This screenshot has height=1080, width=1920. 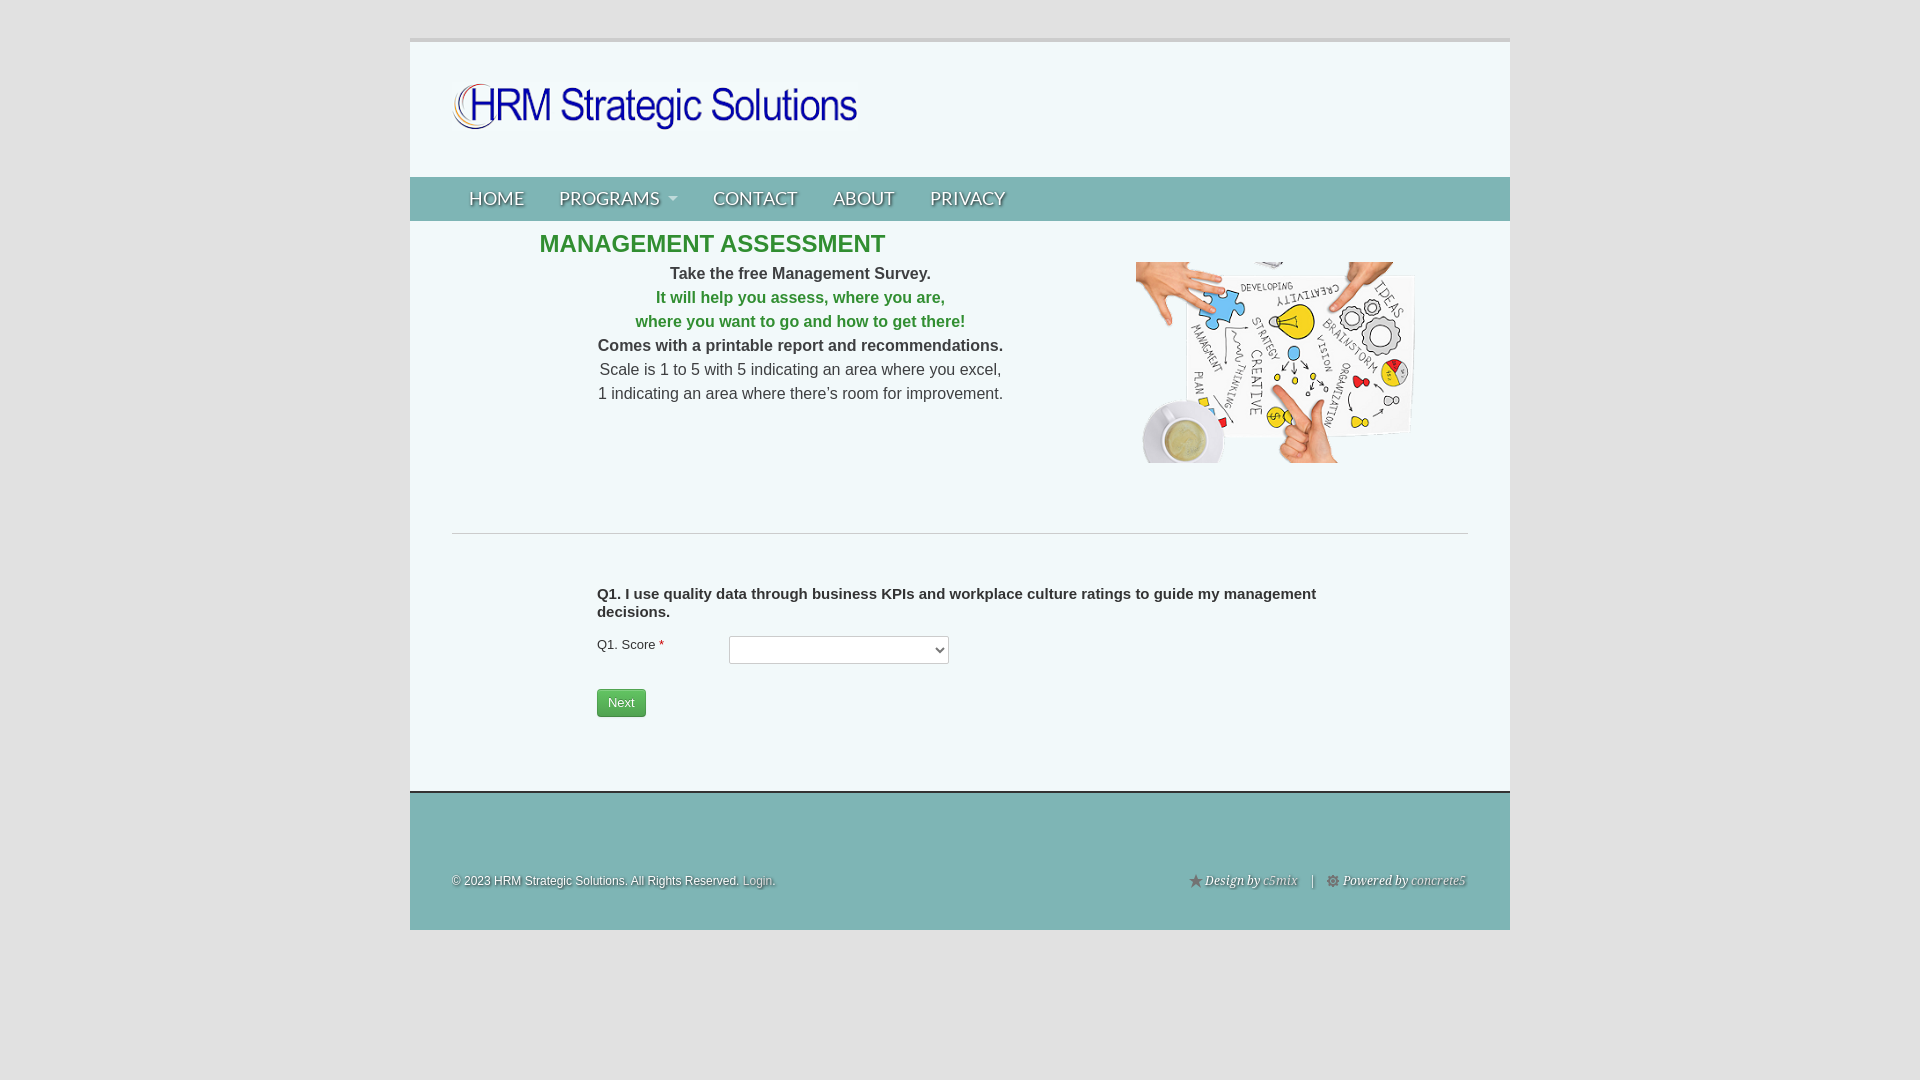 I want to click on 'PRIVACY', so click(x=966, y=199).